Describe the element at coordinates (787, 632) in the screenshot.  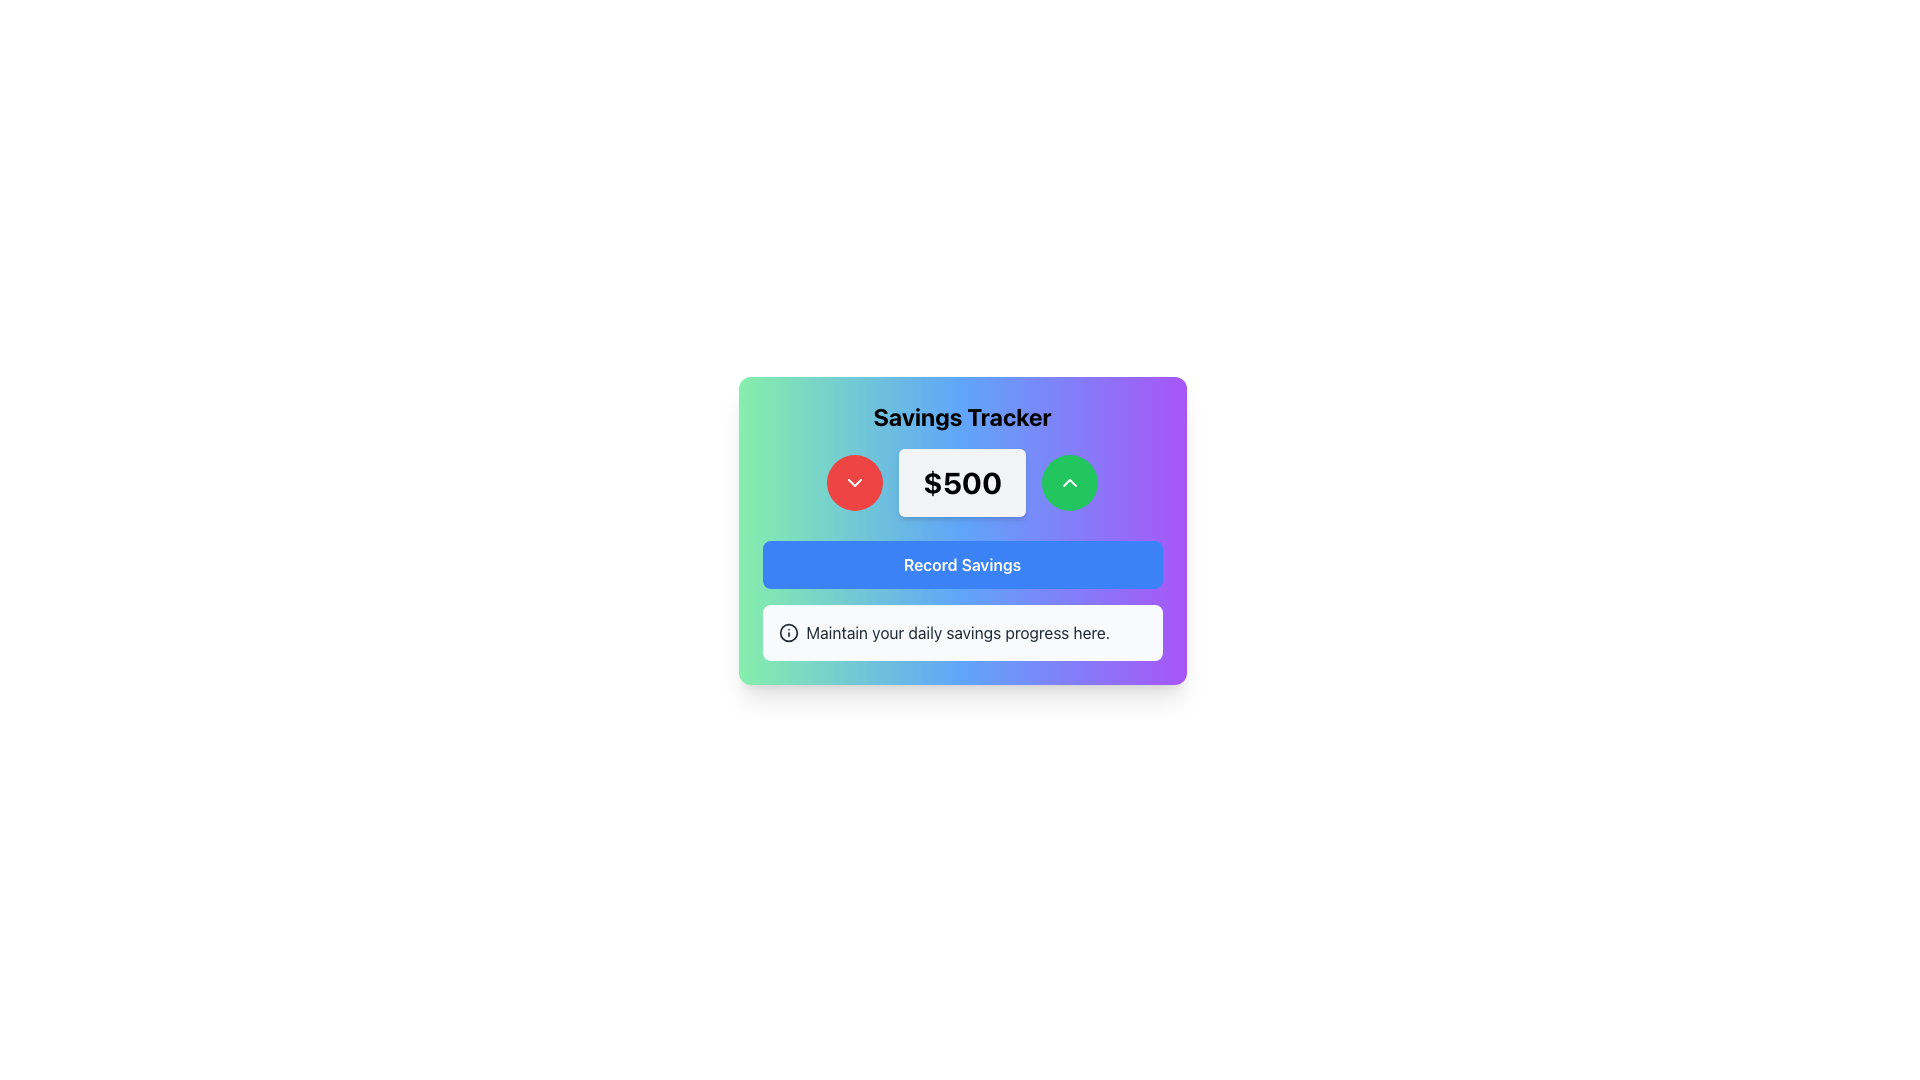
I see `the small circular graphic (SVG Circle) that has an outline styled as a ring, located next to the textual instruction and part of a tooltip-like component at the bottom of the 'Record Savings' button` at that location.